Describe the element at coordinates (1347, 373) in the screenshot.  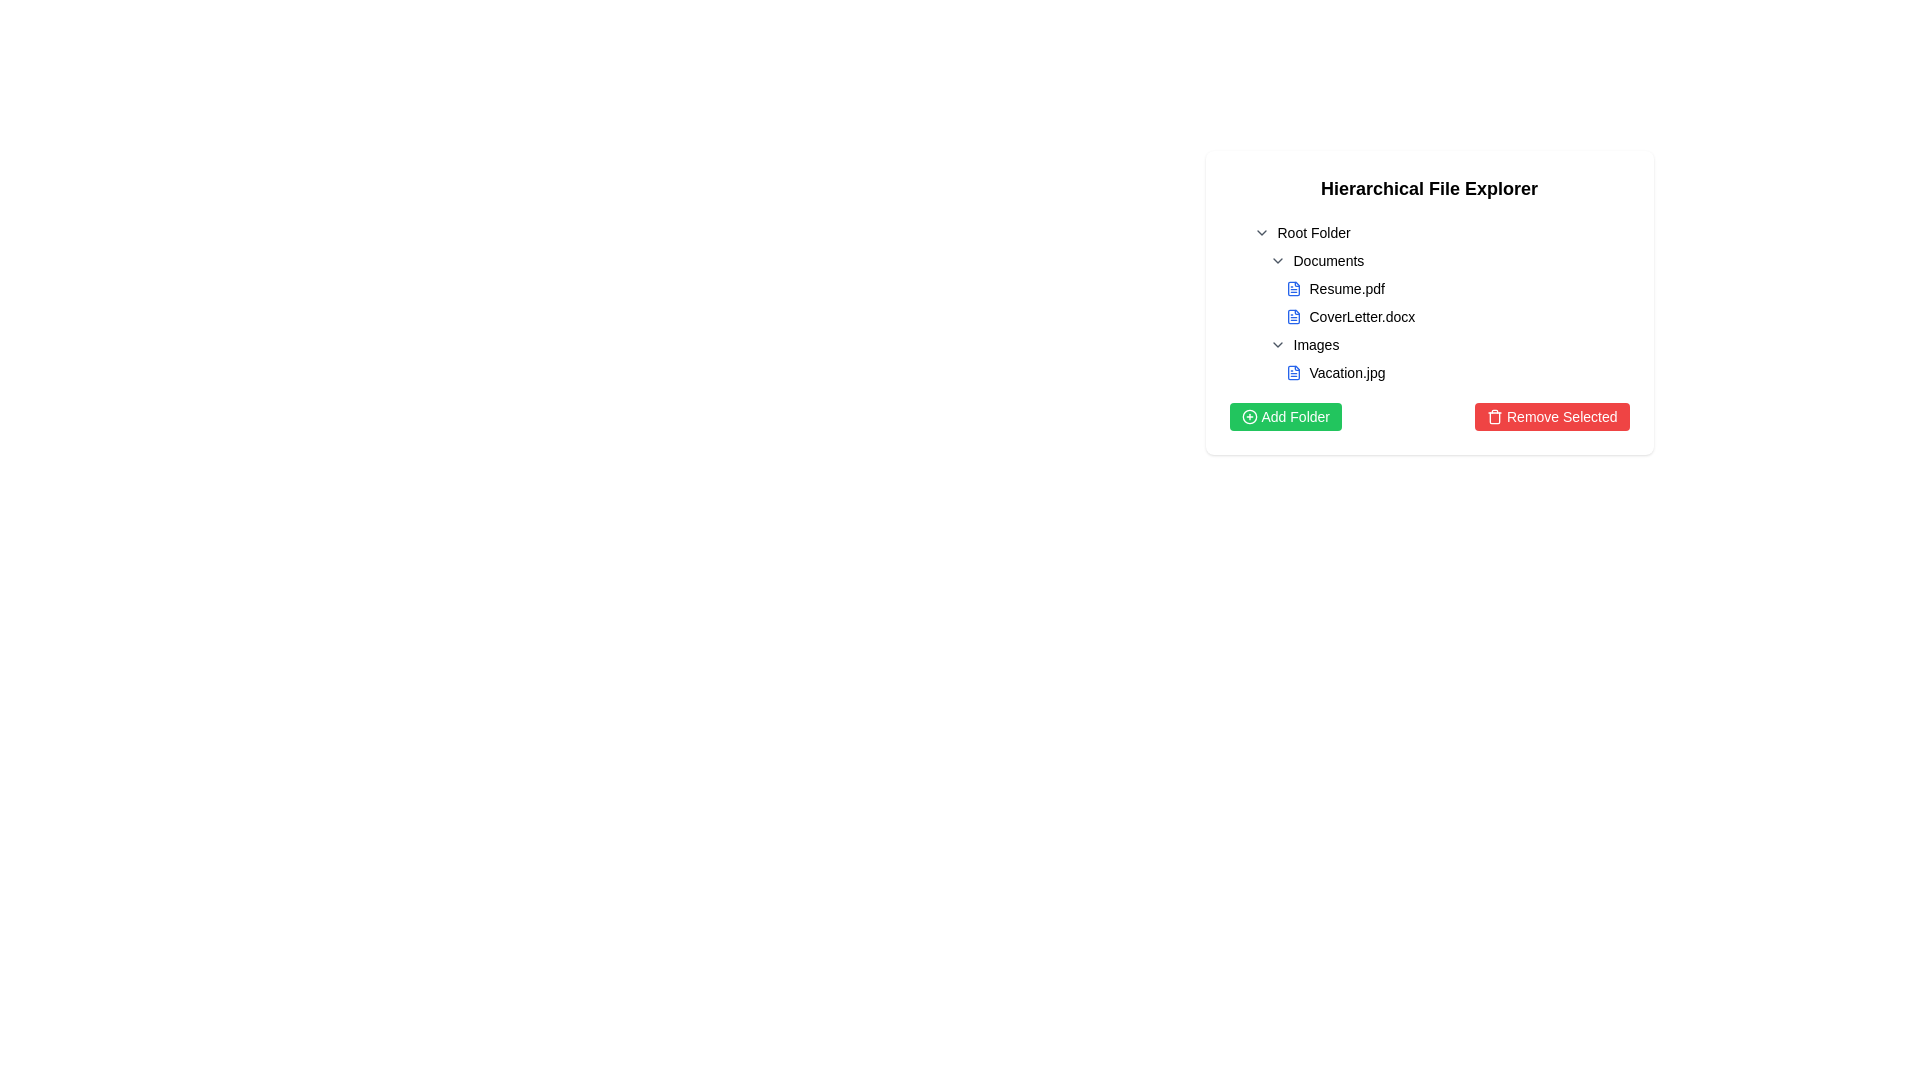
I see `the text label 'Vacation.jpg' located within the 'Images' folder section of the file explorer` at that location.